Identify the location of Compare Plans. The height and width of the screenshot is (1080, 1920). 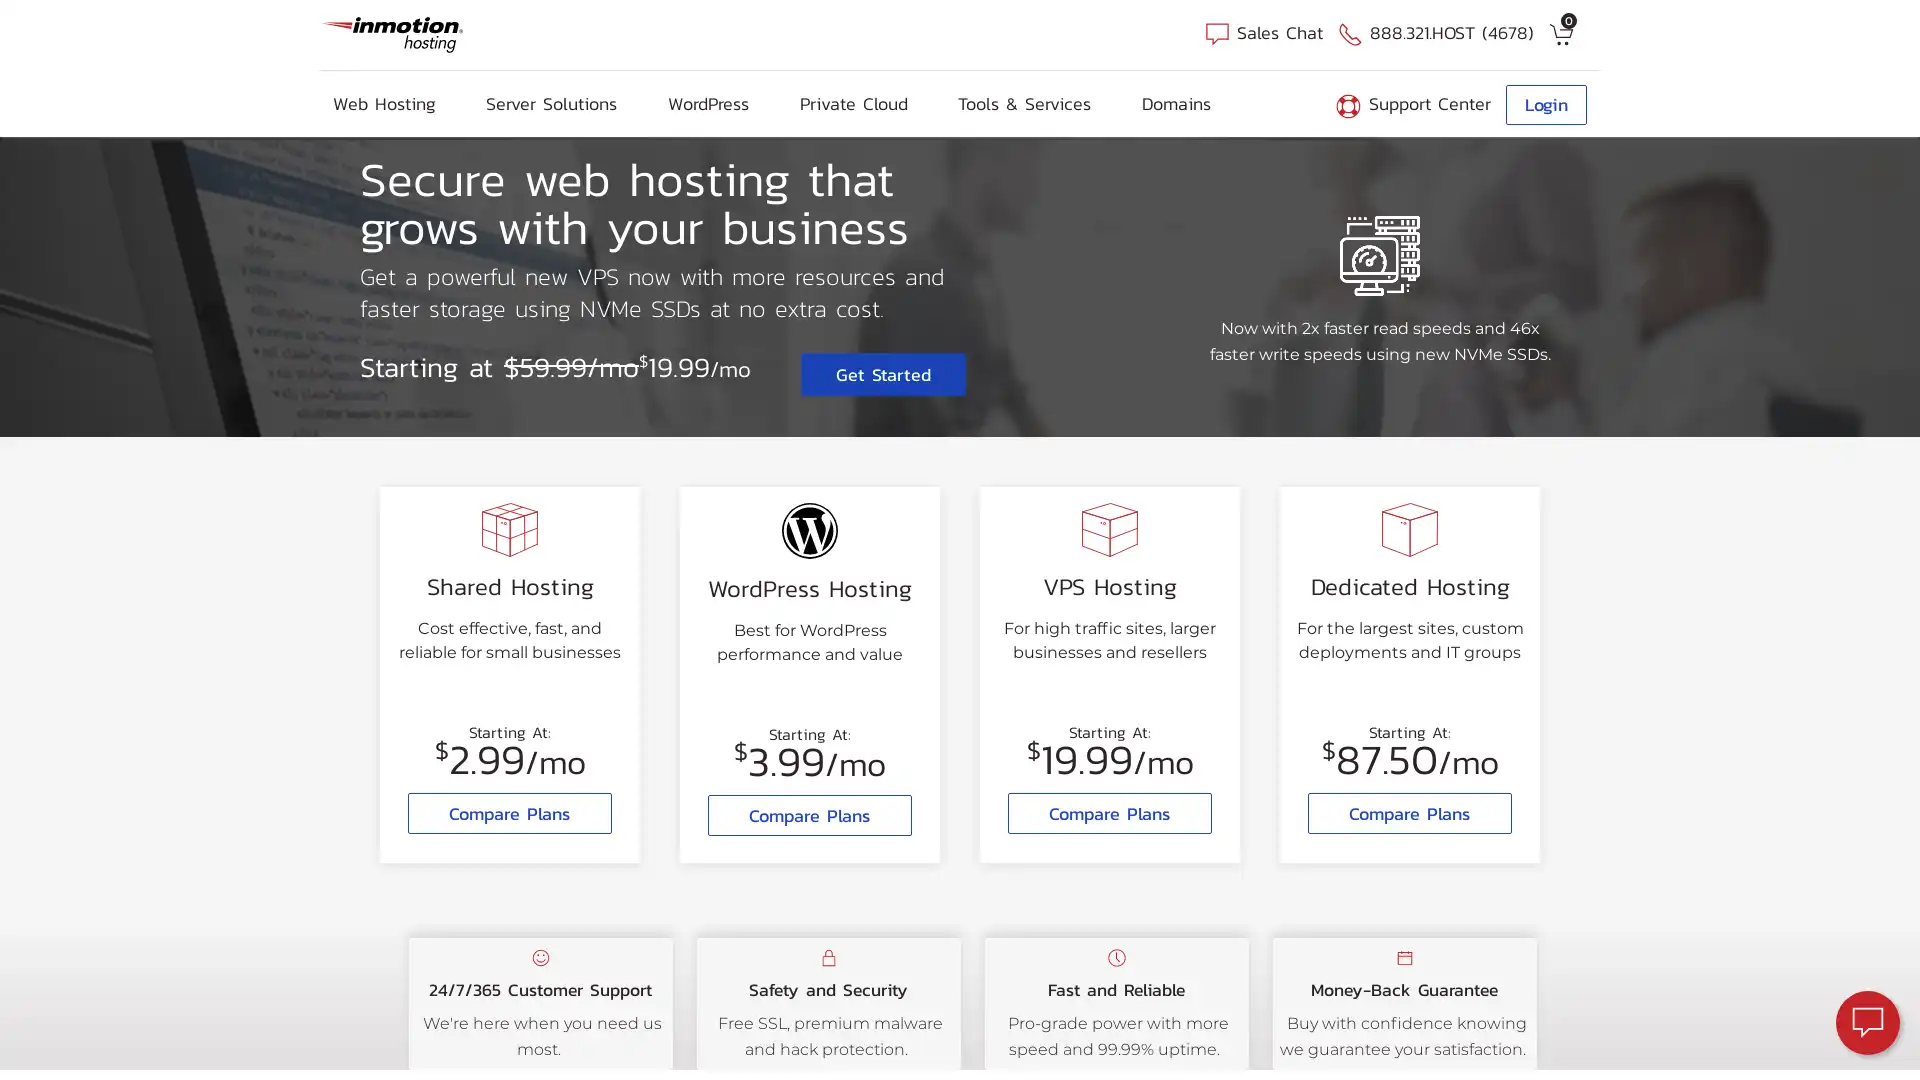
(809, 815).